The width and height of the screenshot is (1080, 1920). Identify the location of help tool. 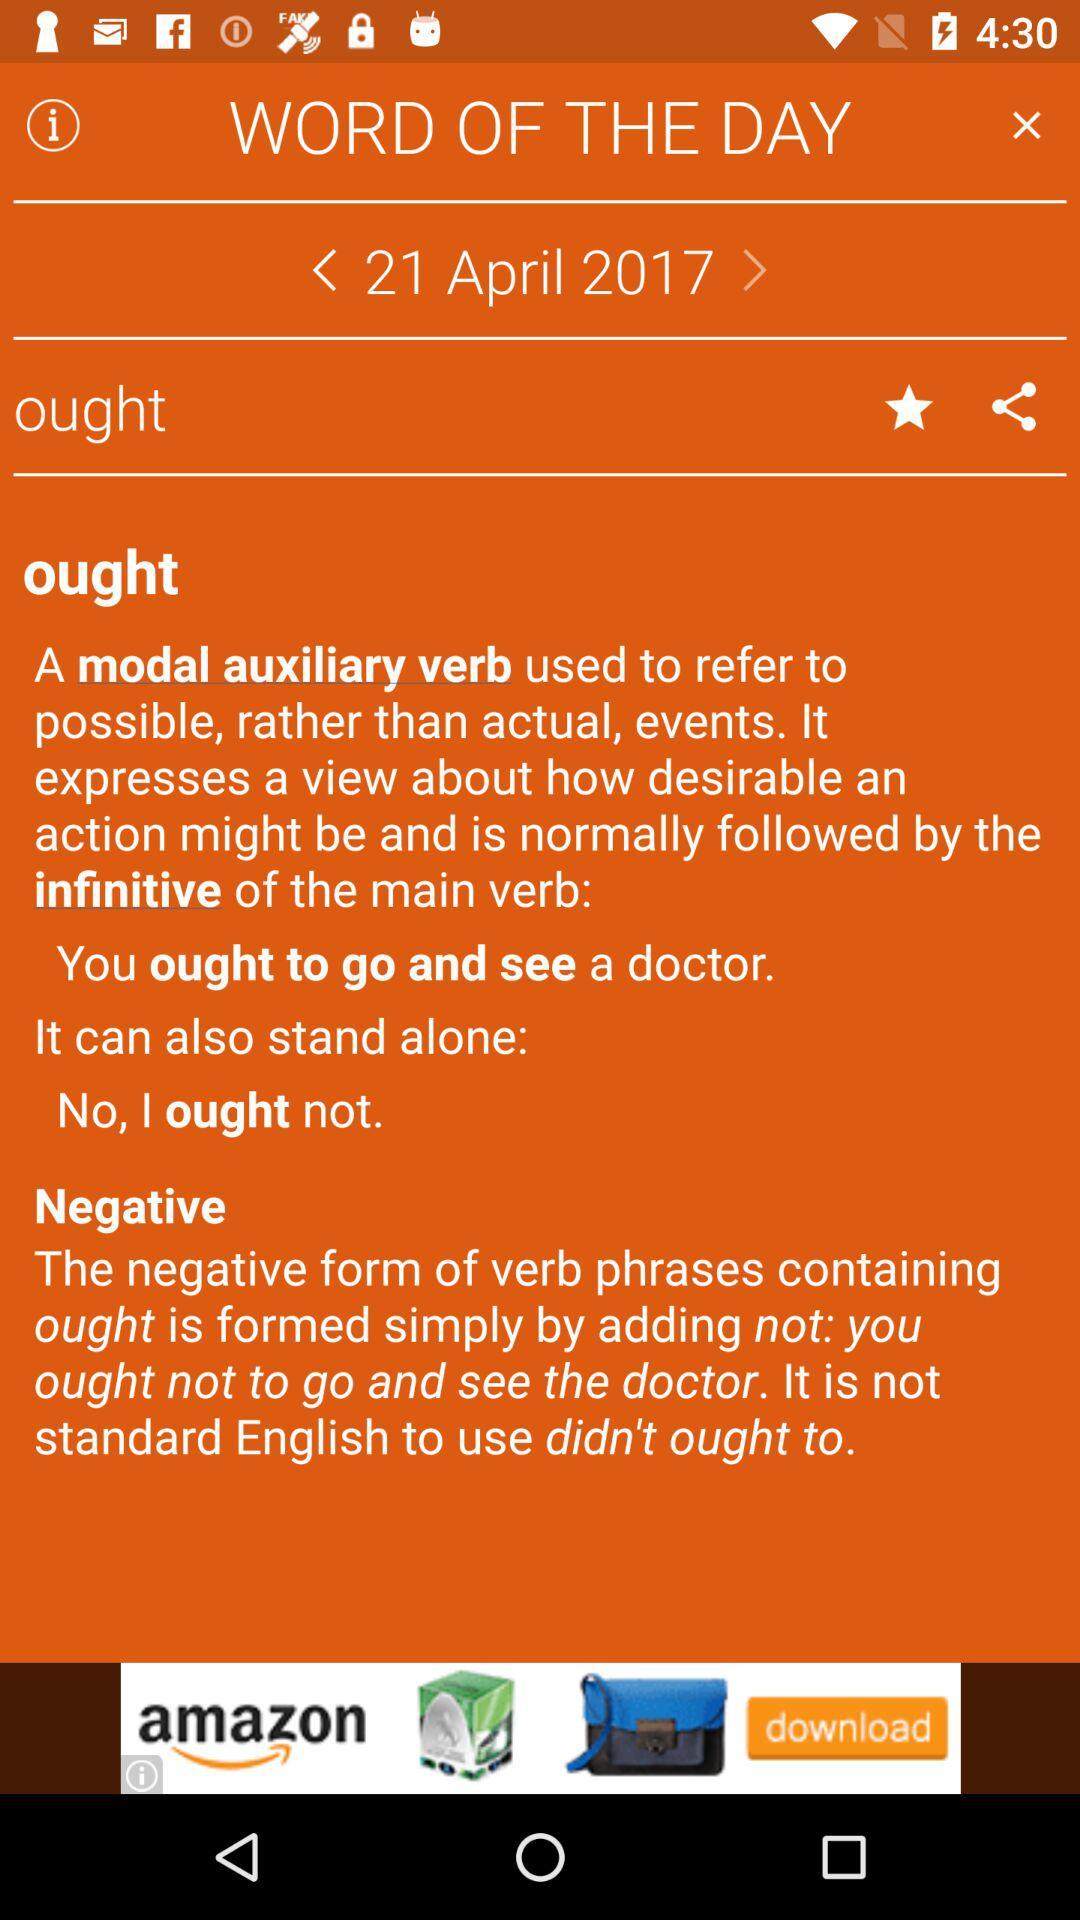
(52, 124).